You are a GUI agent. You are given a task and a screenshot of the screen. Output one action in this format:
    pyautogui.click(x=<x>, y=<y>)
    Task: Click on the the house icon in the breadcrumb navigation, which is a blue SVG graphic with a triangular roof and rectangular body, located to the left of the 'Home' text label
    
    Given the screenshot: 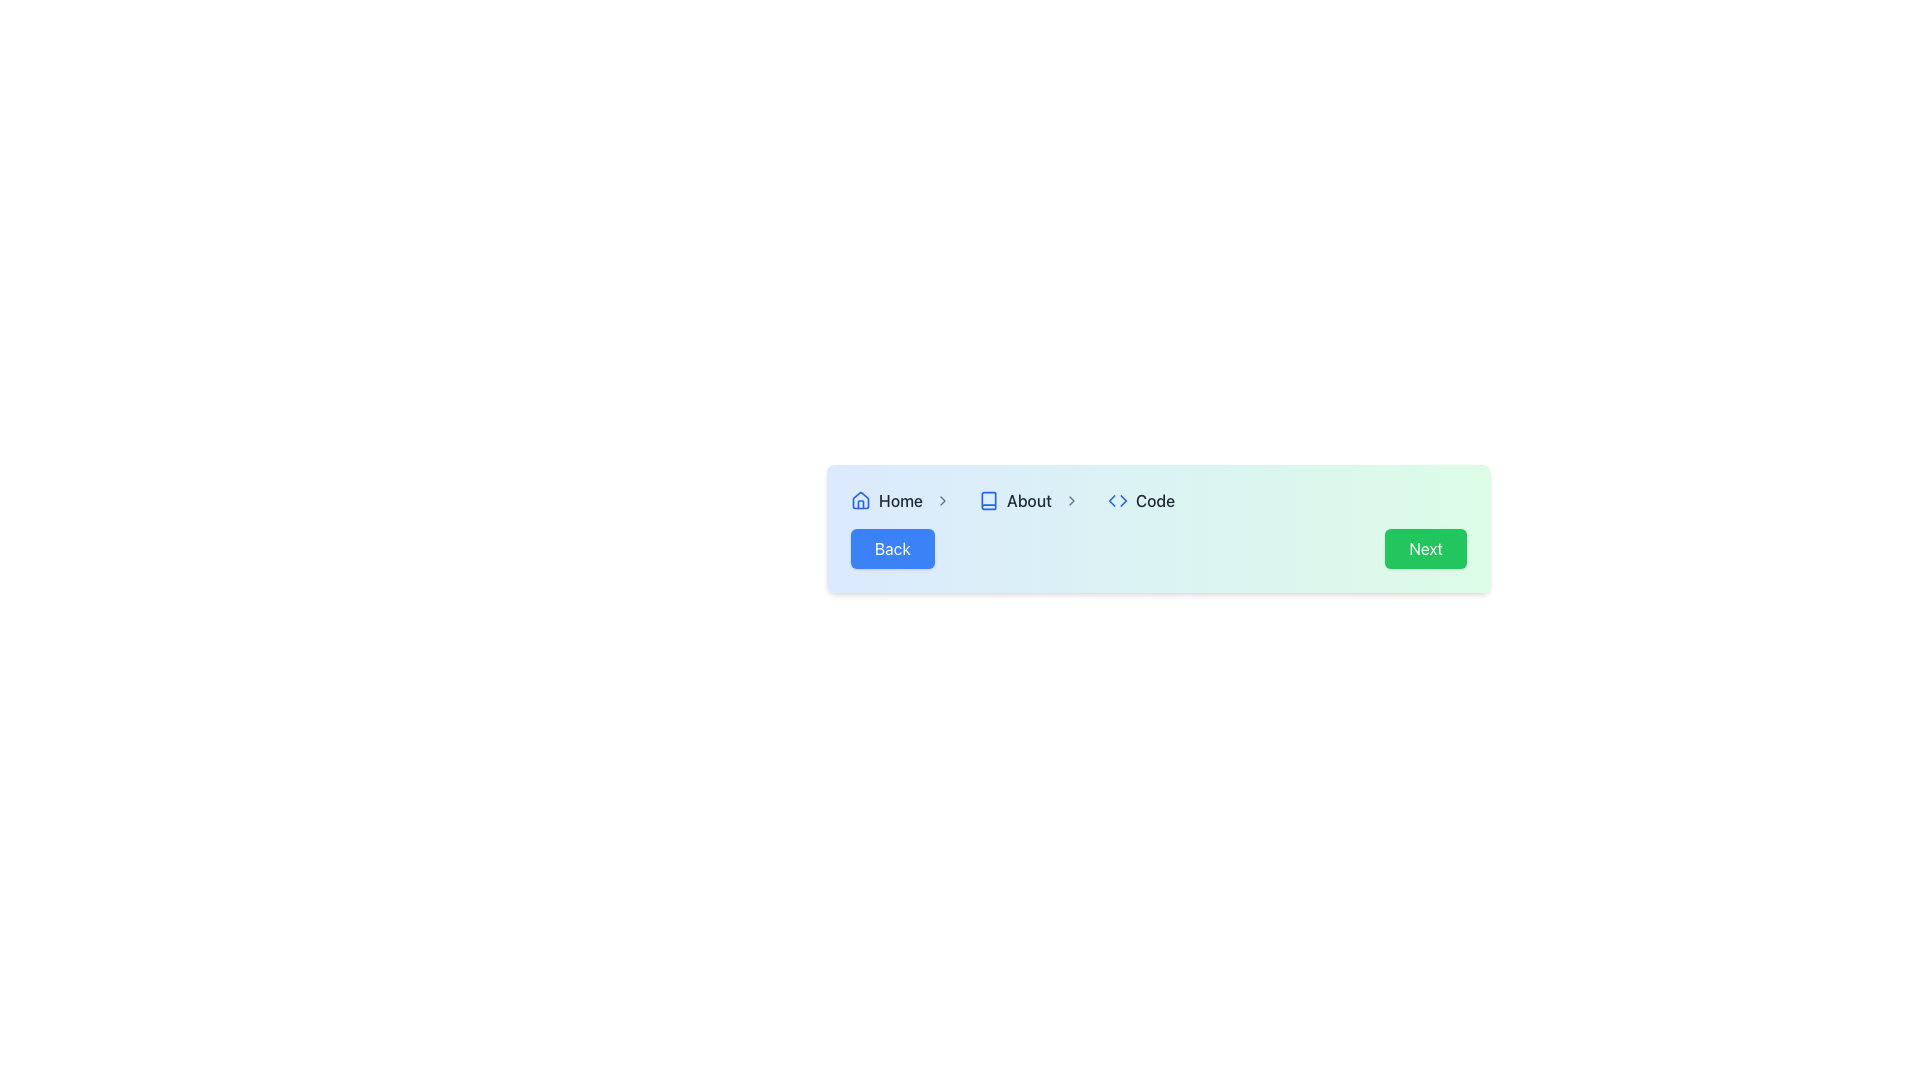 What is the action you would take?
    pyautogui.click(x=860, y=499)
    